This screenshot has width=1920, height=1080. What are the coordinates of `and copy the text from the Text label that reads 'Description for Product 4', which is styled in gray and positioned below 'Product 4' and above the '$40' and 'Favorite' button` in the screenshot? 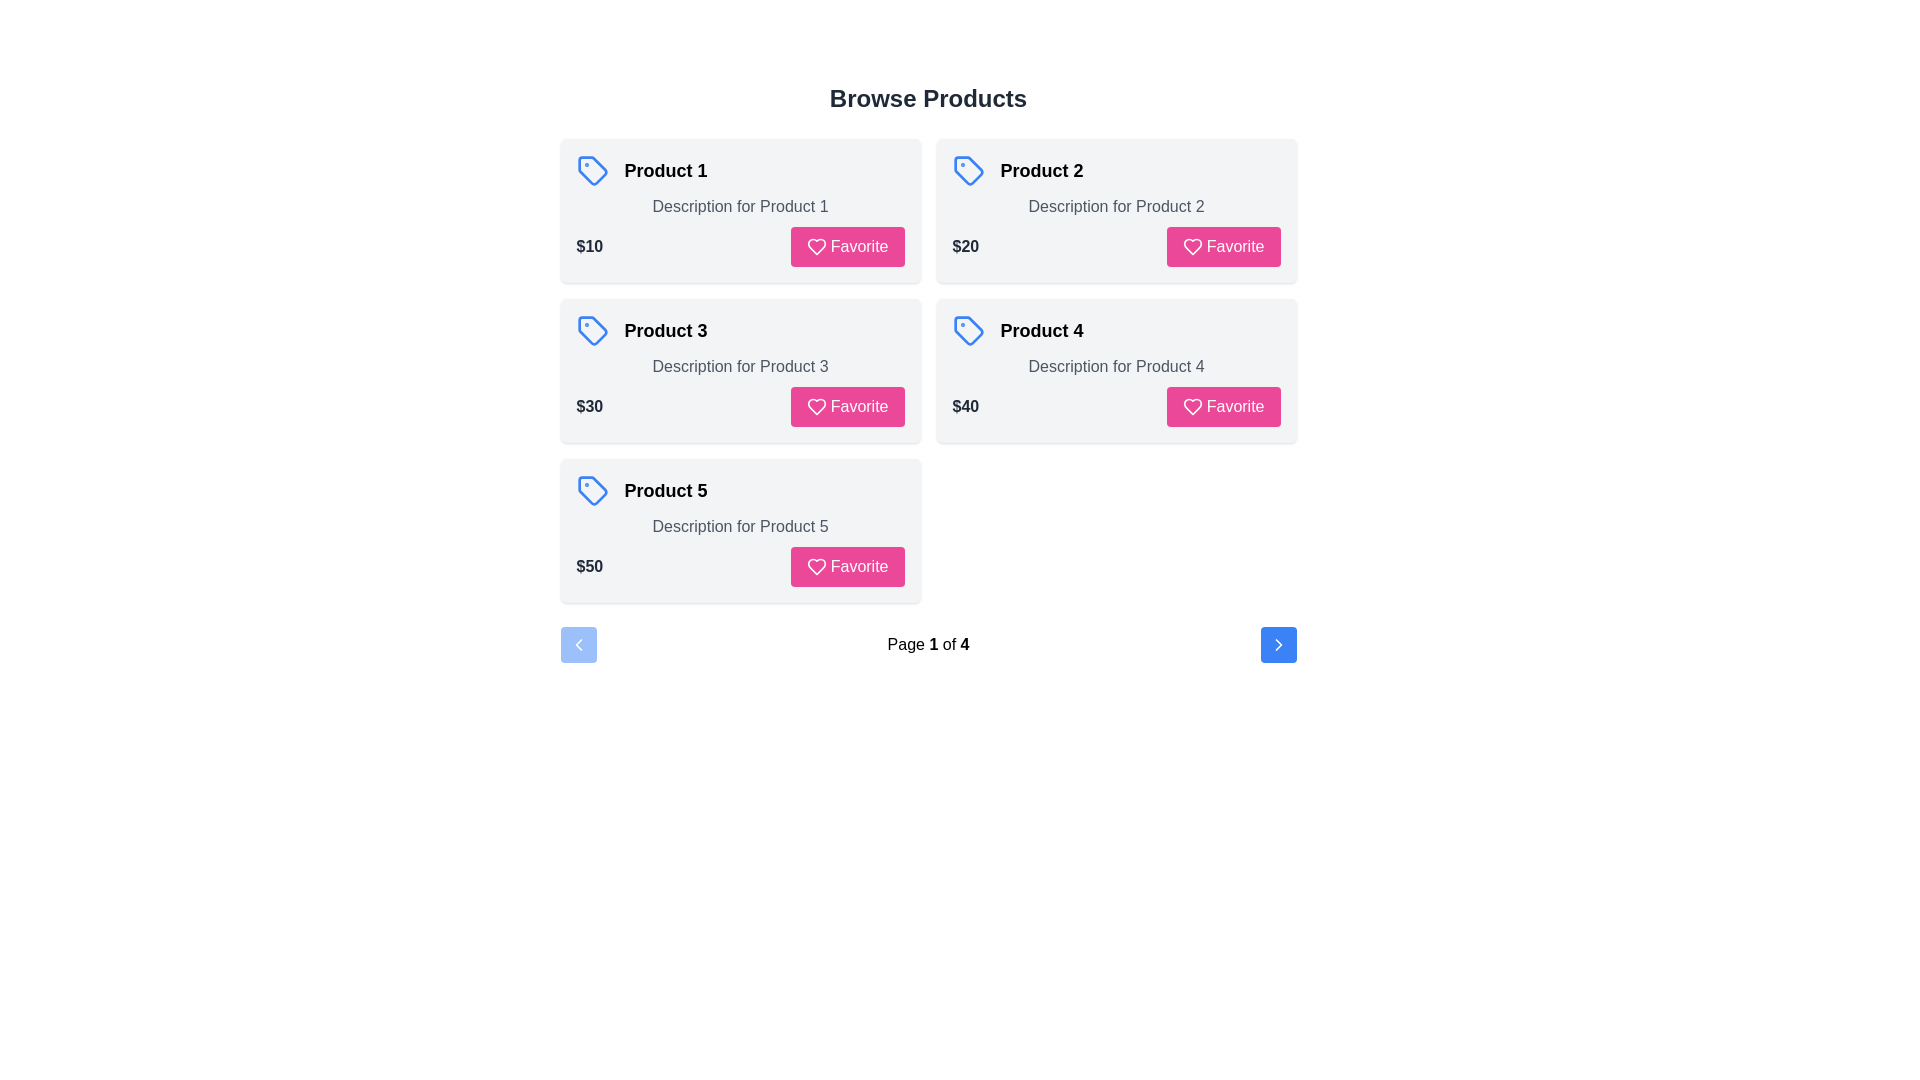 It's located at (1115, 366).